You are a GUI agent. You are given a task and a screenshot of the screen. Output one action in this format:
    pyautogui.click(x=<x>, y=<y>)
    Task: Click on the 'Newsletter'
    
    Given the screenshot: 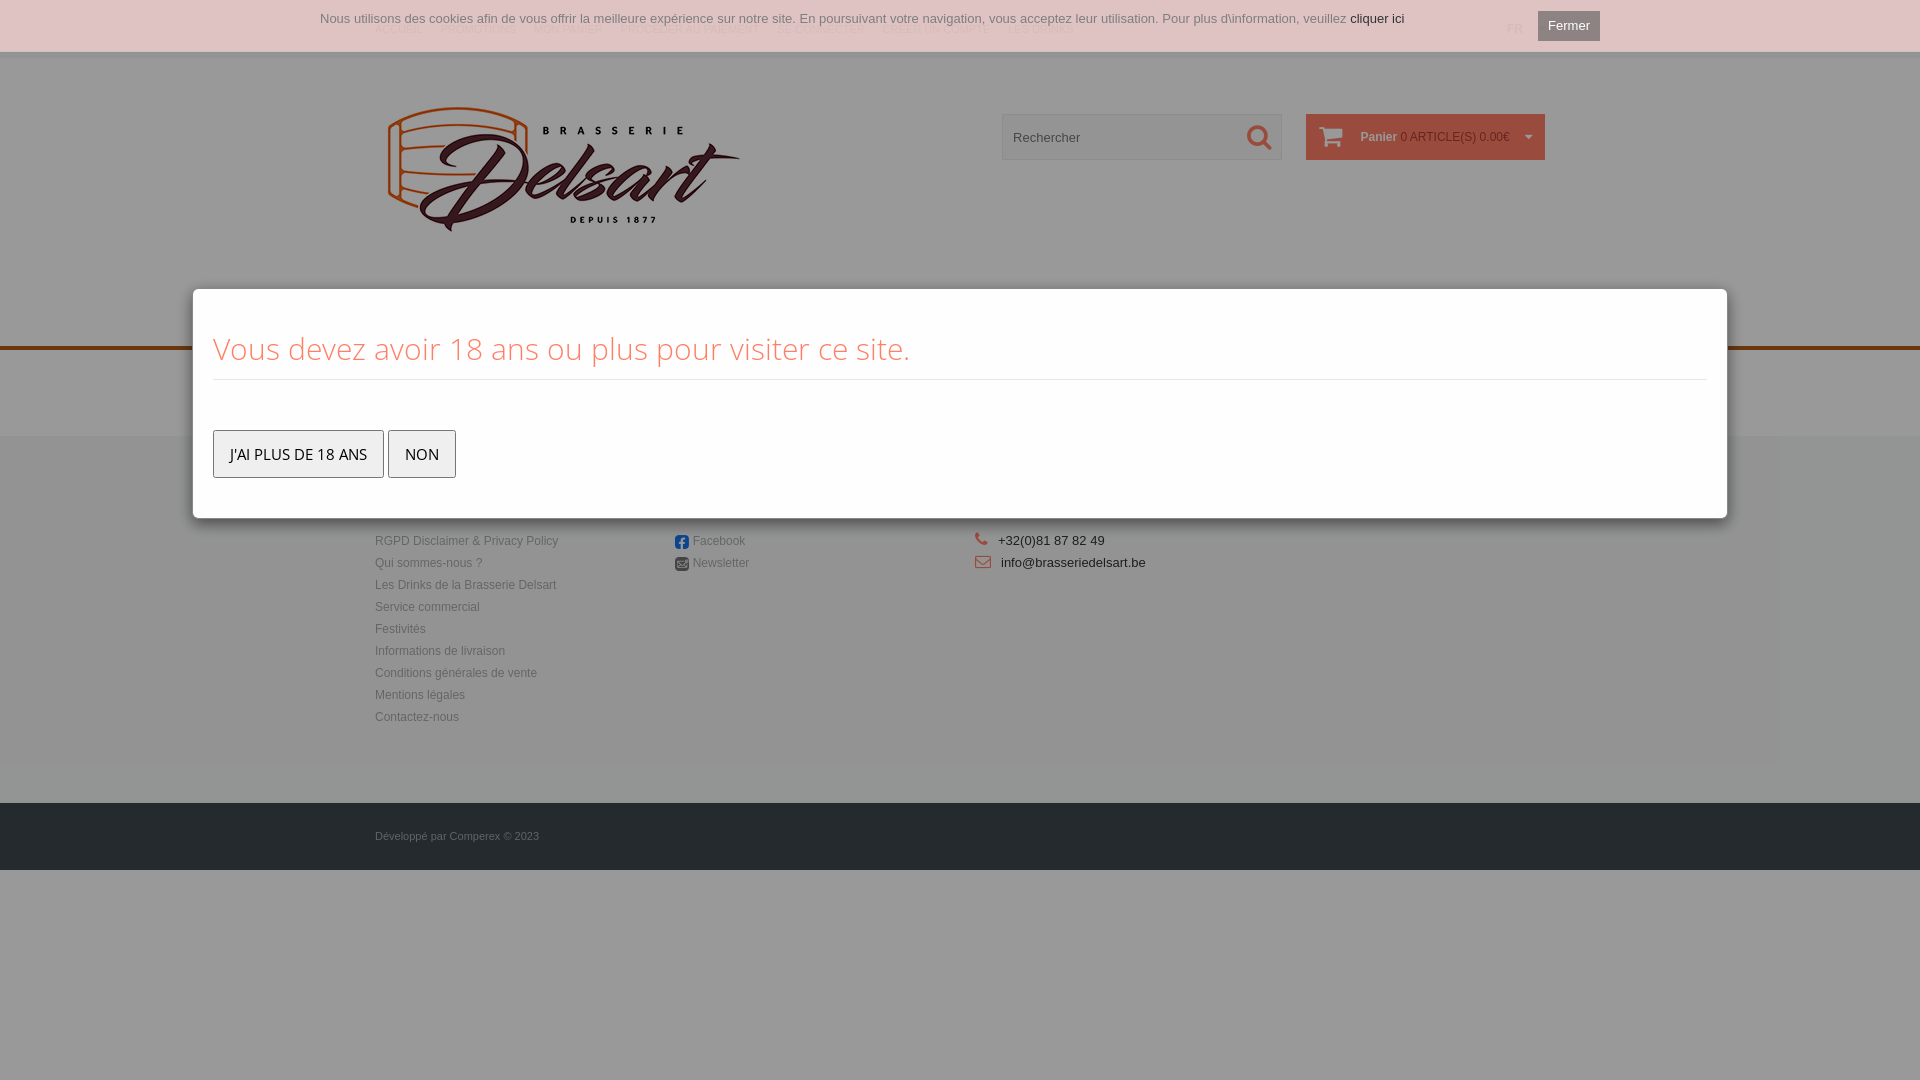 What is the action you would take?
    pyautogui.click(x=720, y=563)
    